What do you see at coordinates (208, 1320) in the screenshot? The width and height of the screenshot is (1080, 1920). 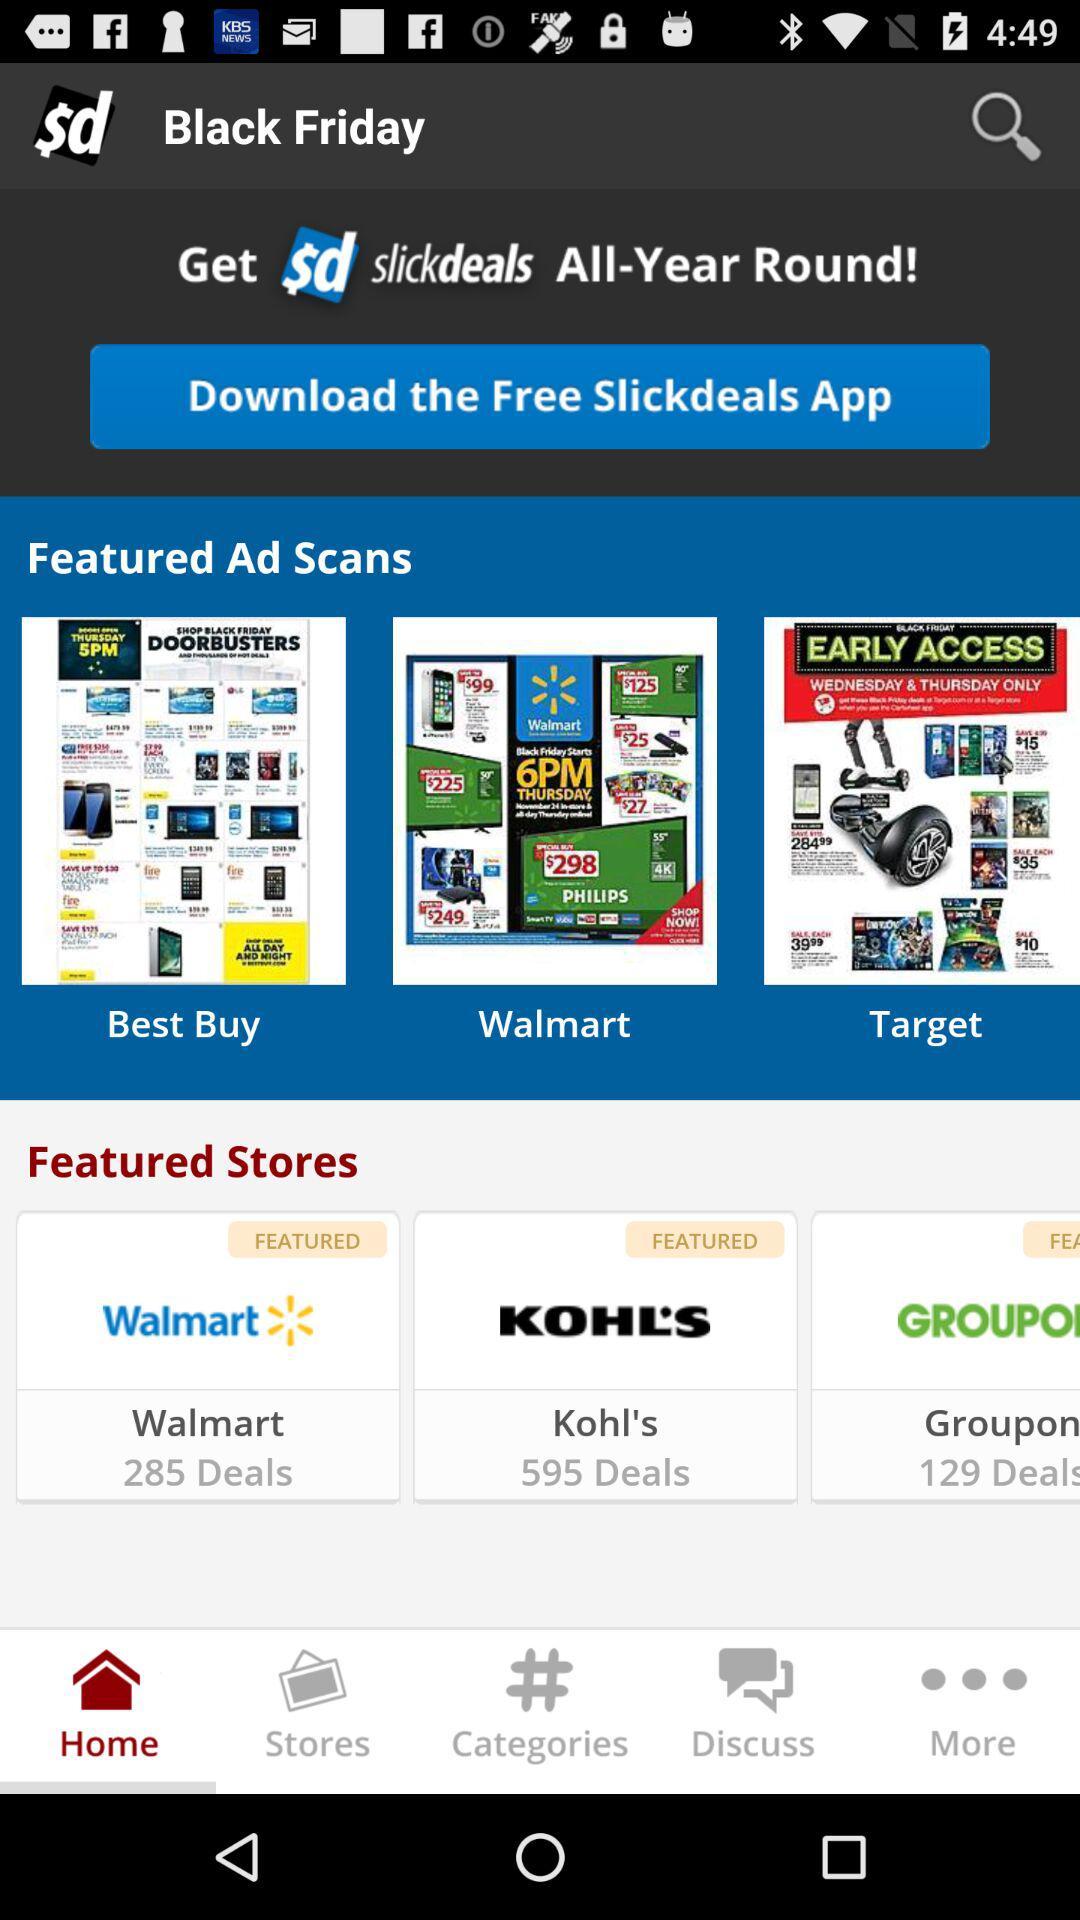 I see `wallmart which is below featured stores` at bounding box center [208, 1320].